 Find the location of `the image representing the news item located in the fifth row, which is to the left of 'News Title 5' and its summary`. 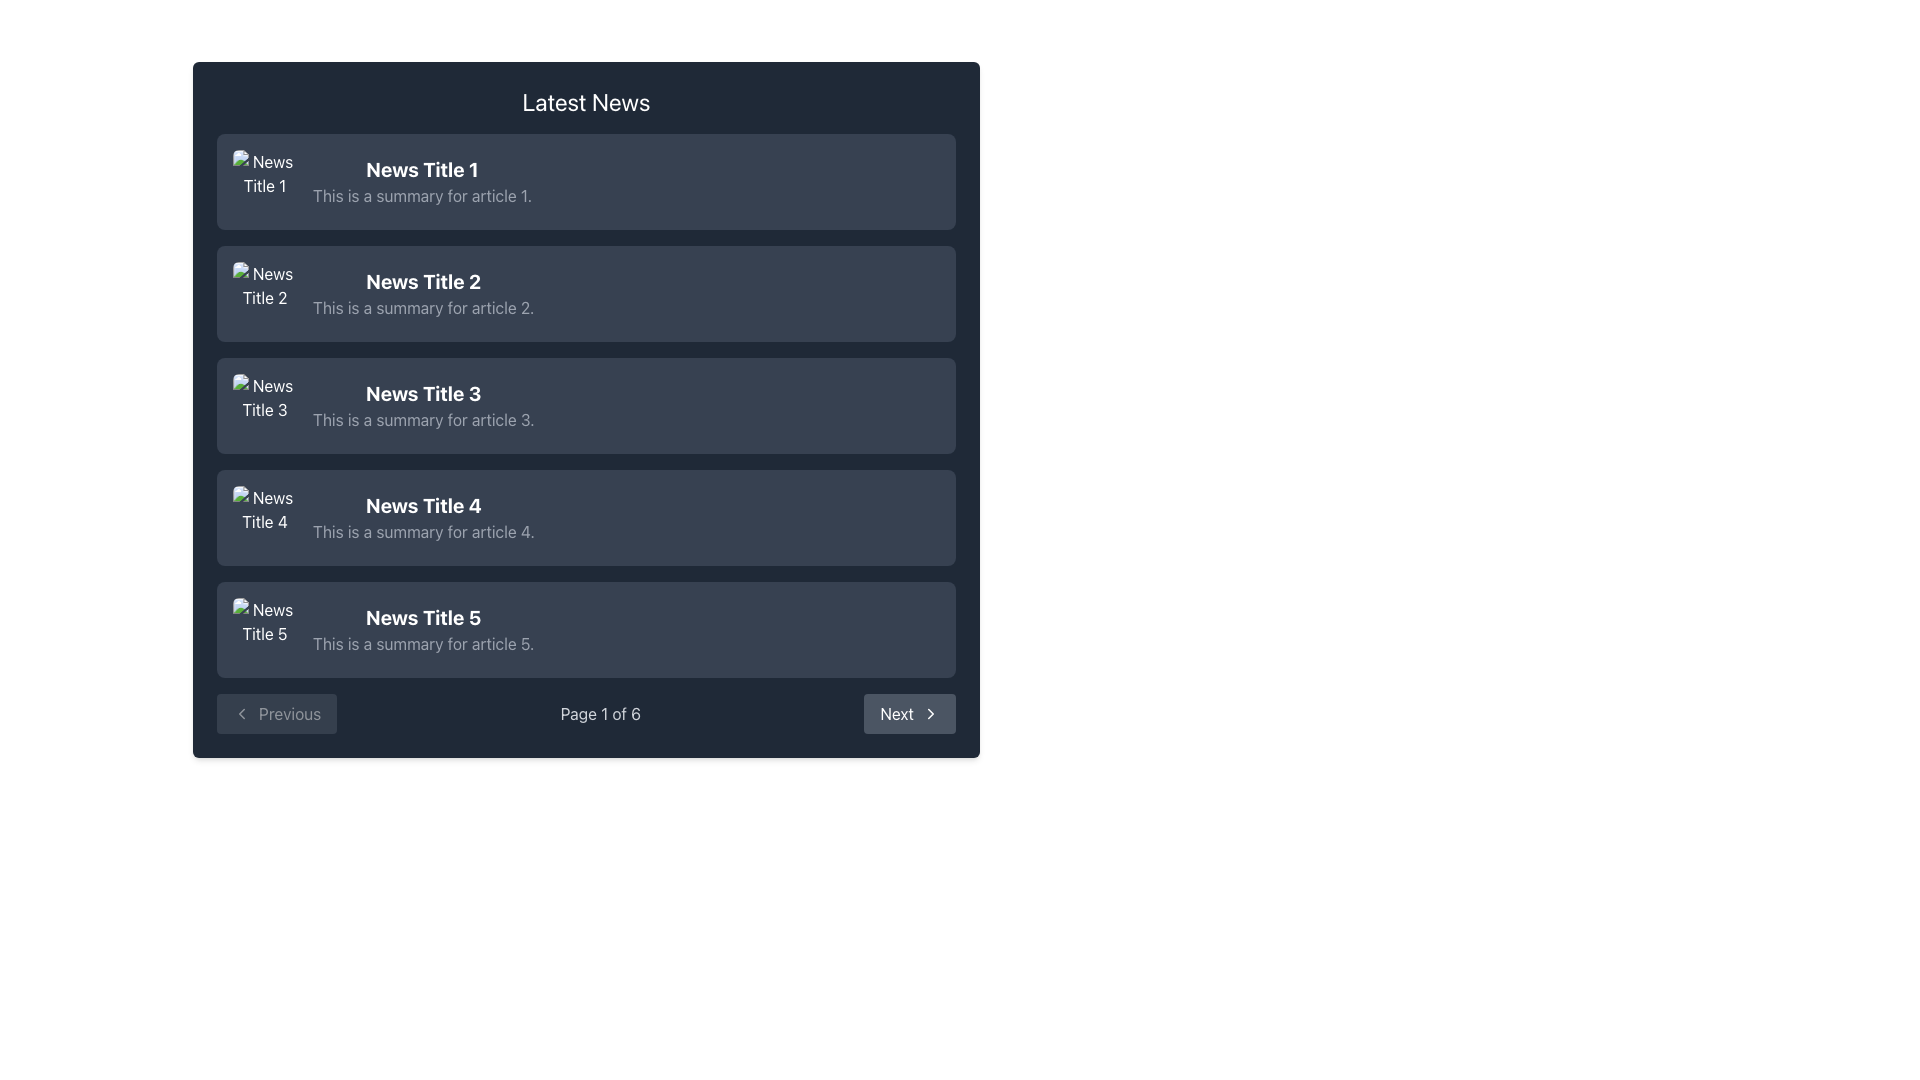

the image representing the news item located in the fifth row, which is to the left of 'News Title 5' and its summary is located at coordinates (263, 628).